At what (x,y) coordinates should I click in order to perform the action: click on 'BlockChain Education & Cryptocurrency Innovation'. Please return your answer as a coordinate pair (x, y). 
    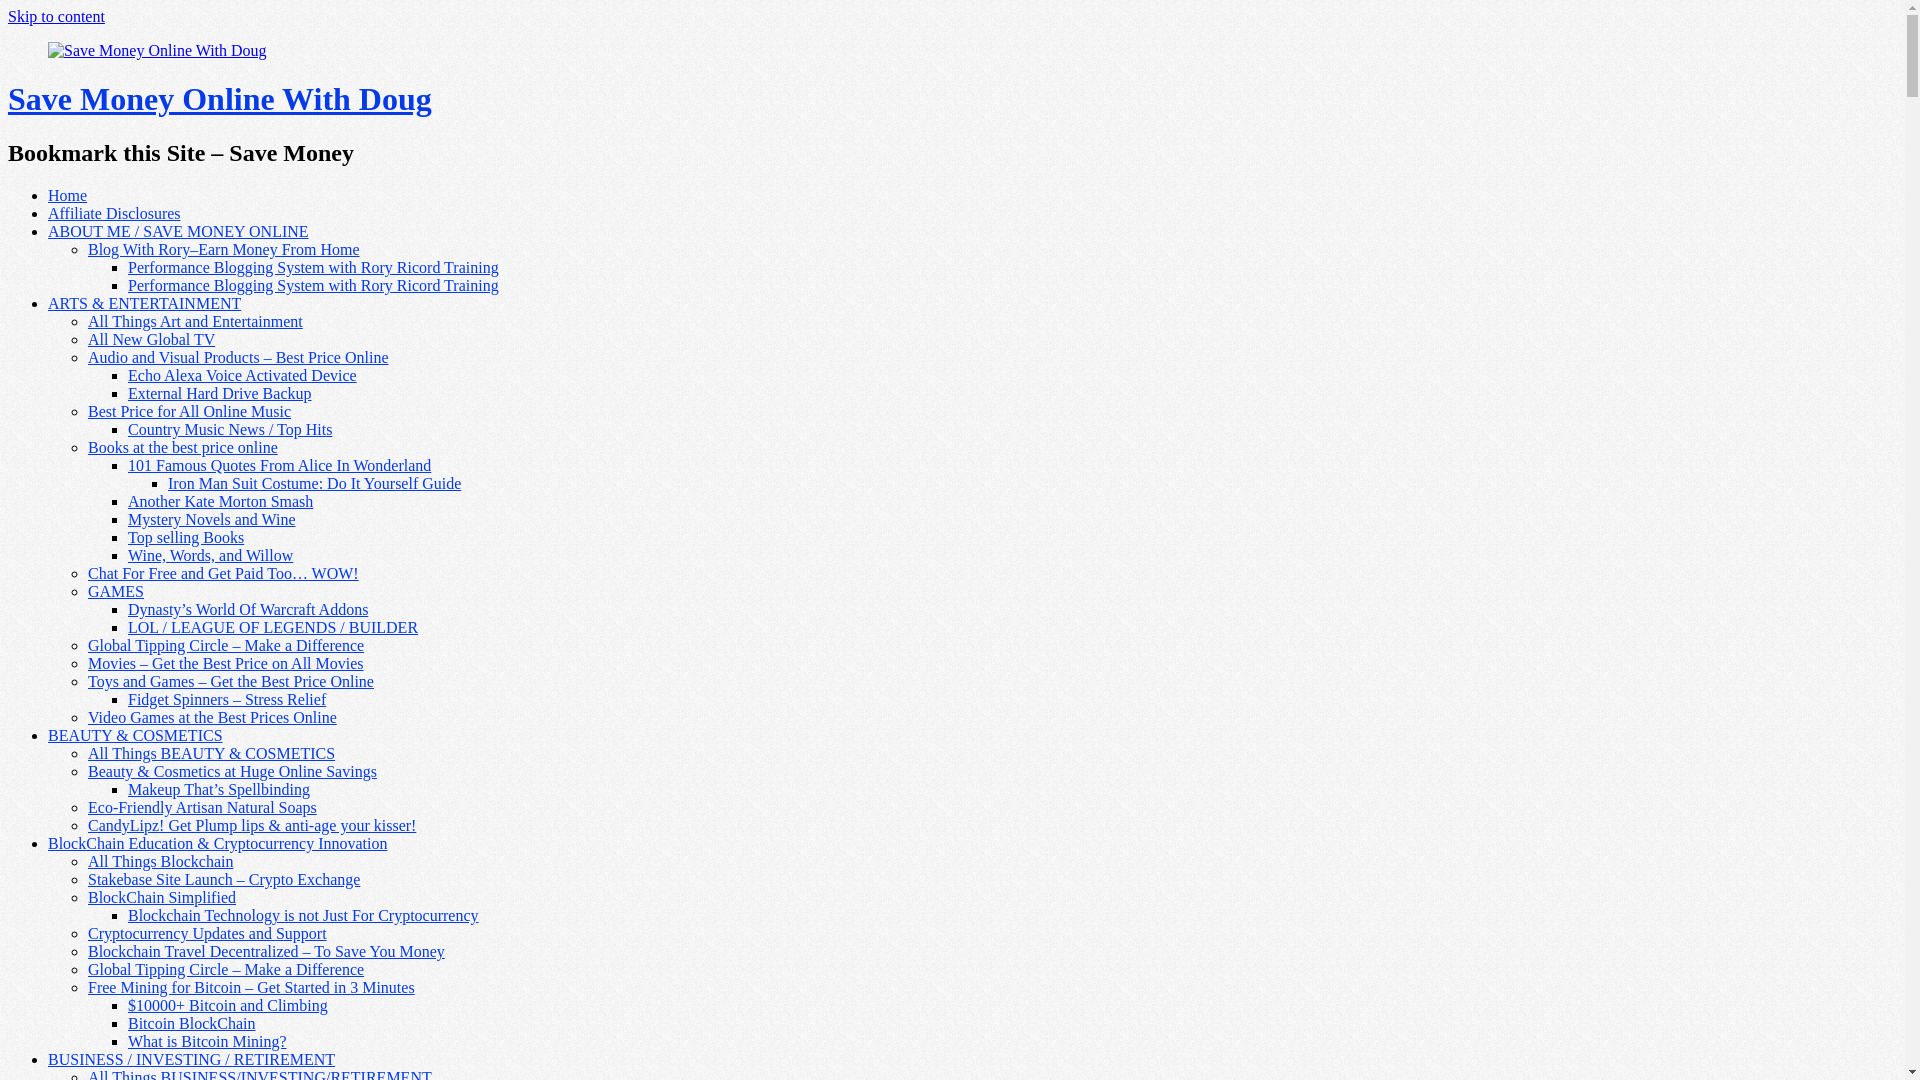
    Looking at the image, I should click on (217, 843).